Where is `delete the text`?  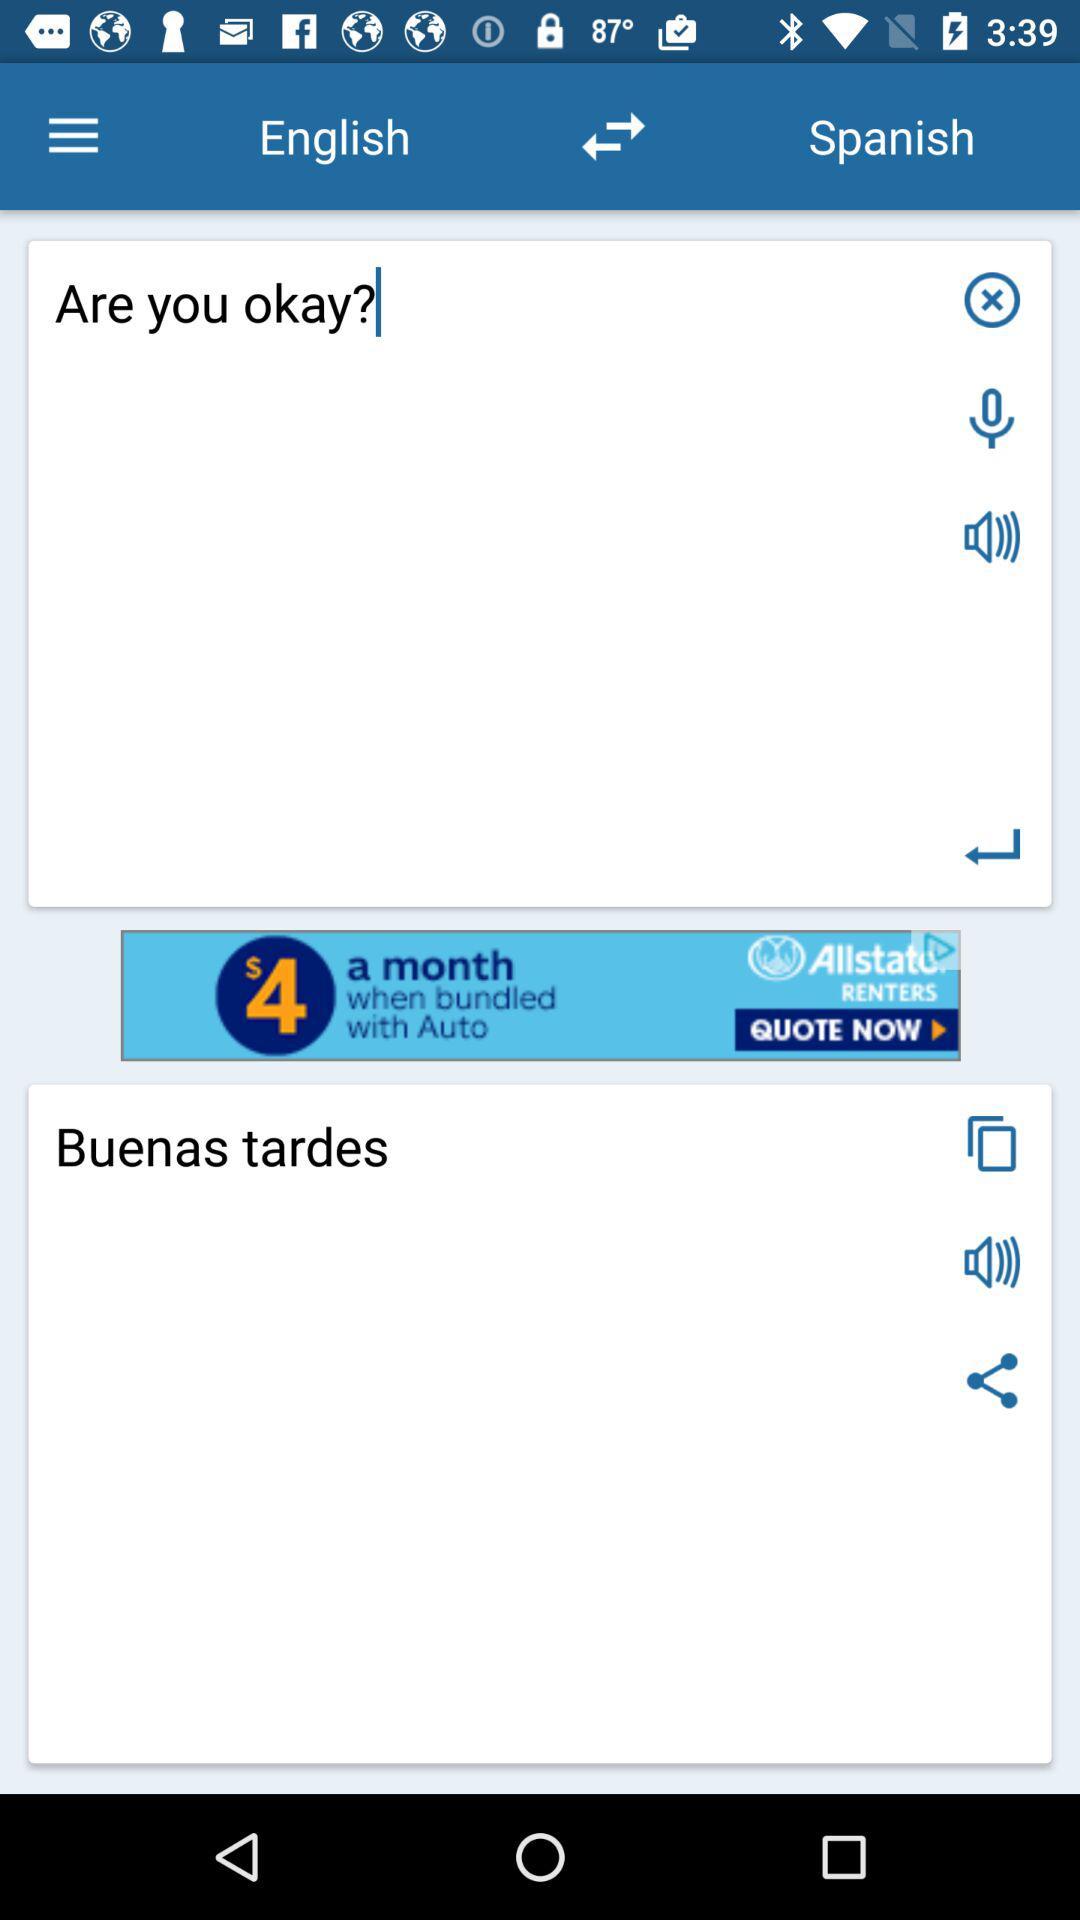 delete the text is located at coordinates (992, 298).